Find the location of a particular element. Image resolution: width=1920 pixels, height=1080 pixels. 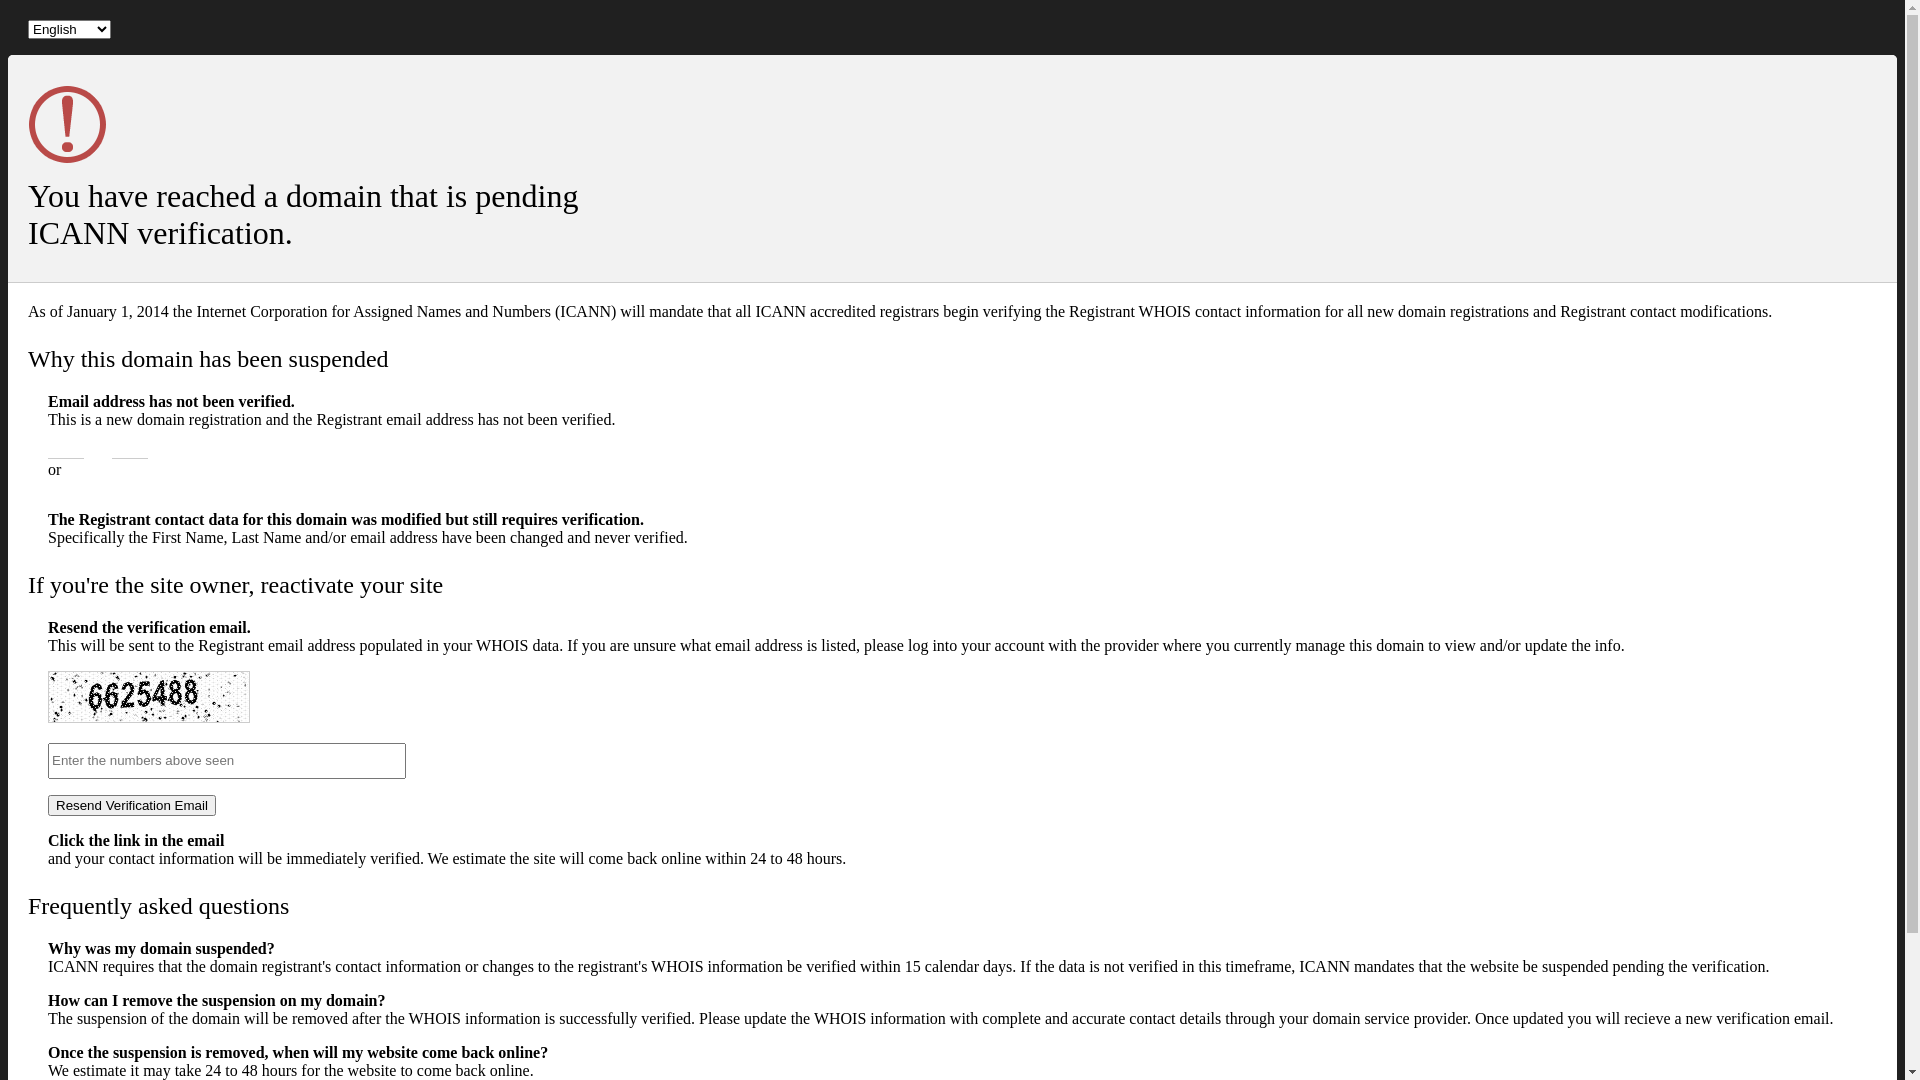

'Resend Verification Email' is located at coordinates (48, 804).